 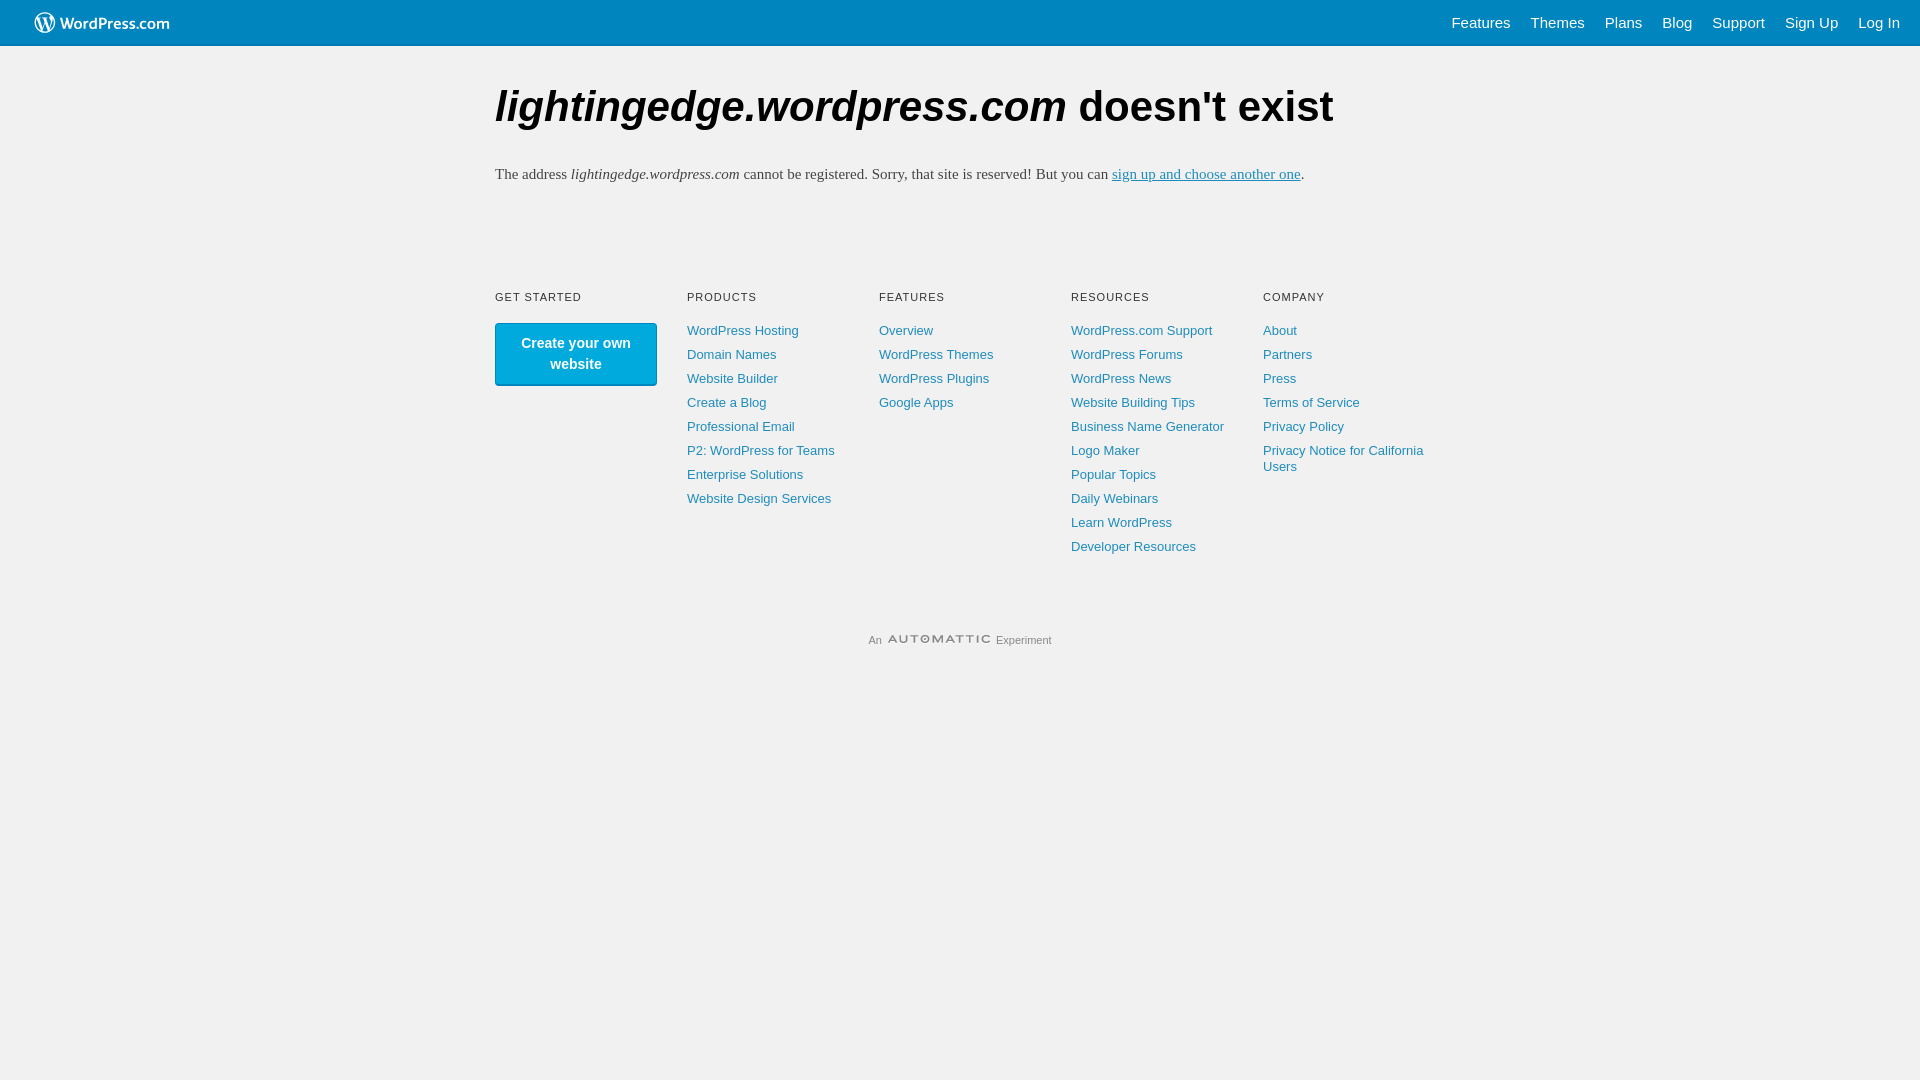 I want to click on 'Business Name Generator', so click(x=1147, y=425).